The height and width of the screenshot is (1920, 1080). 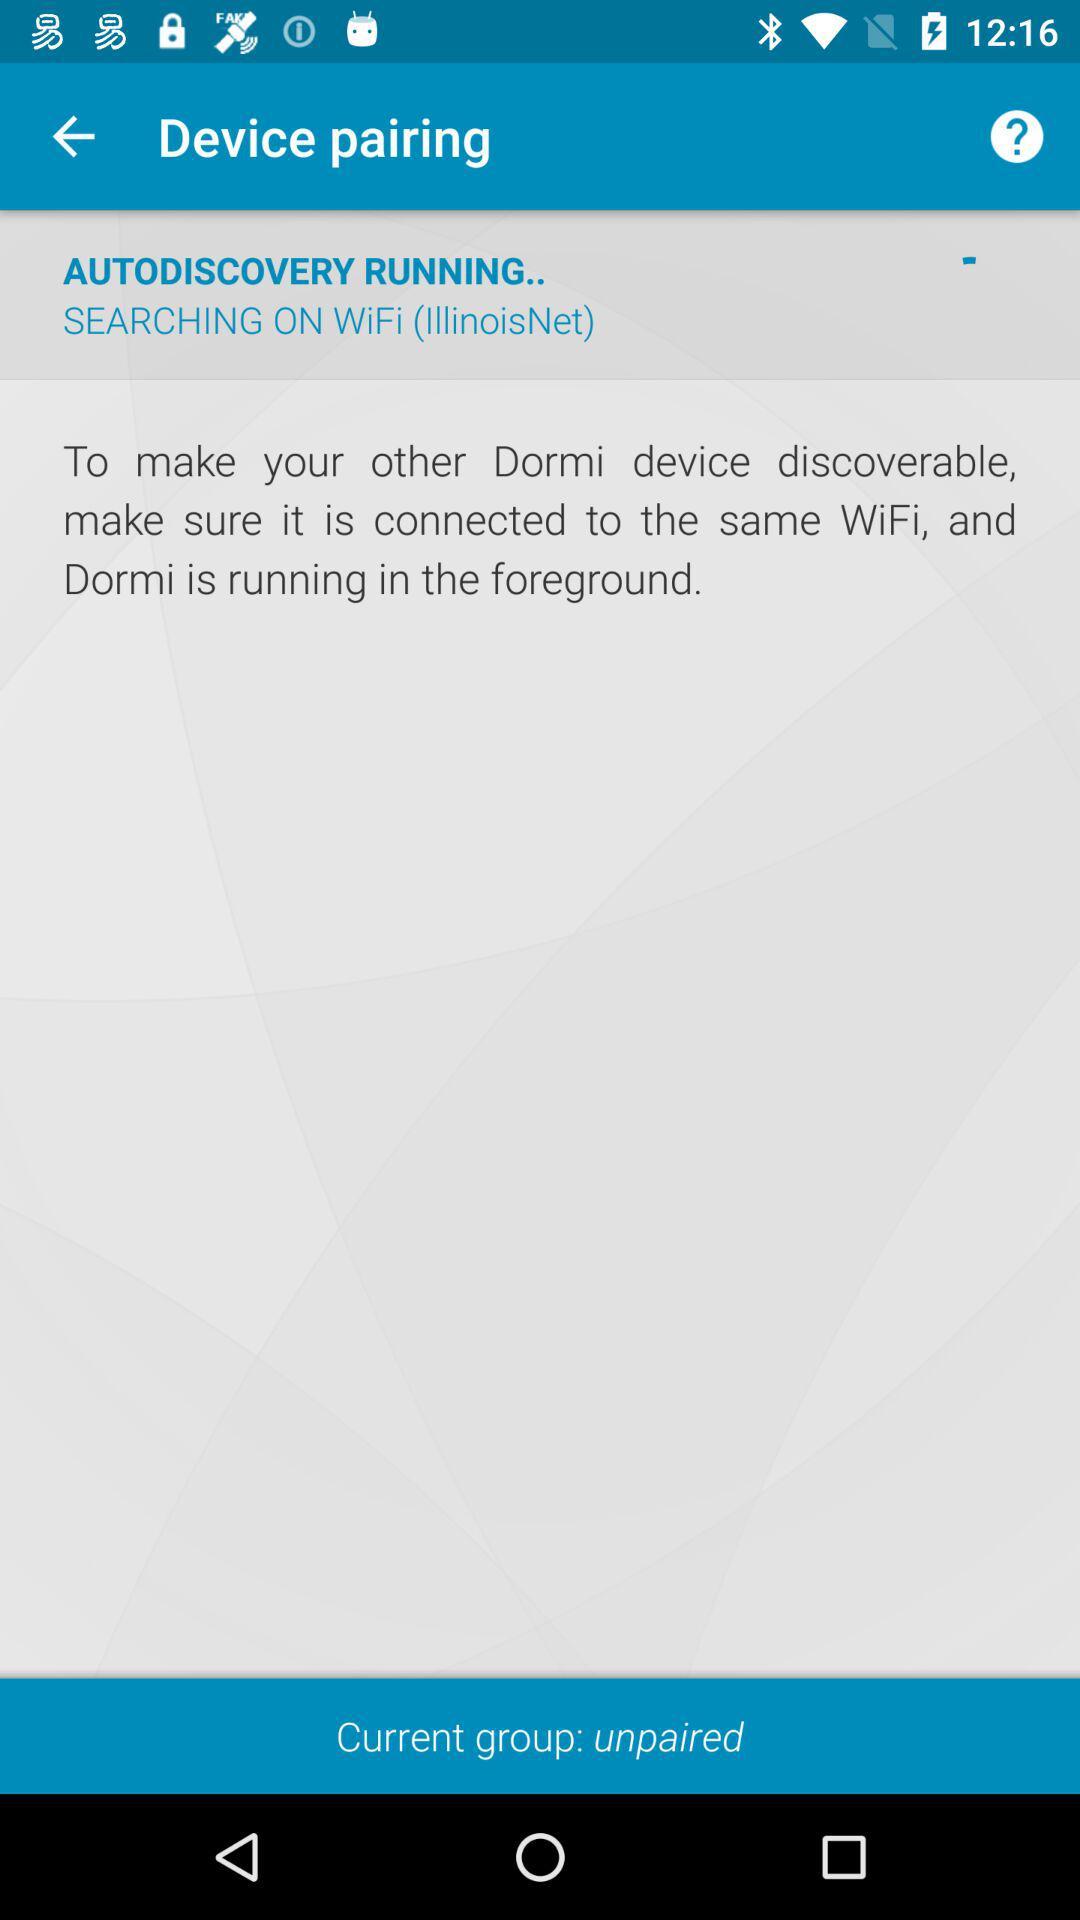 What do you see at coordinates (72, 135) in the screenshot?
I see `the app next to device pairing item` at bounding box center [72, 135].